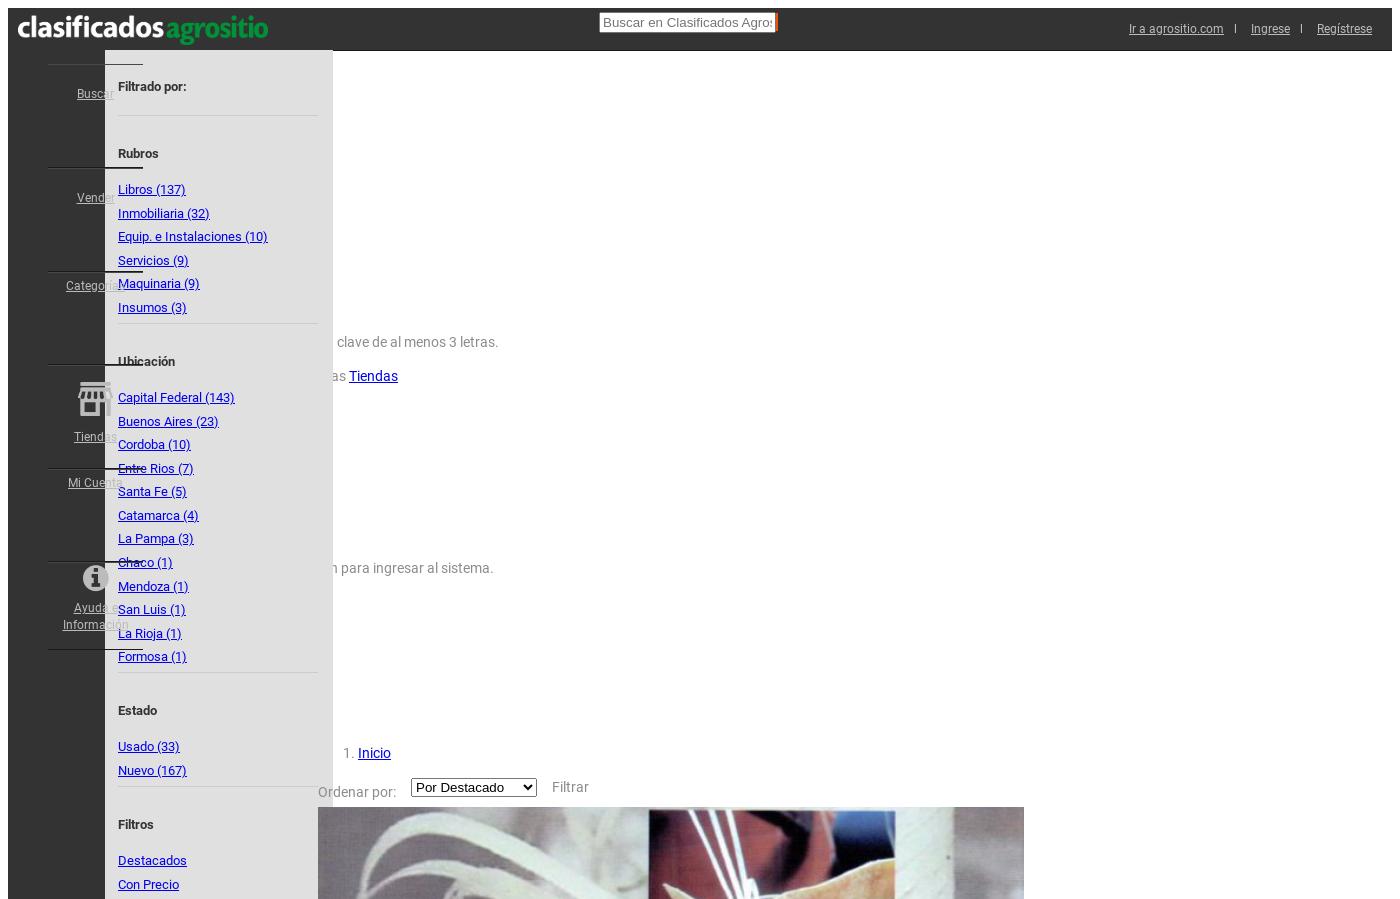 The image size is (1400, 899). Describe the element at coordinates (139, 509) in the screenshot. I see `'Ingrese la dirección de correo electrónico'` at that location.